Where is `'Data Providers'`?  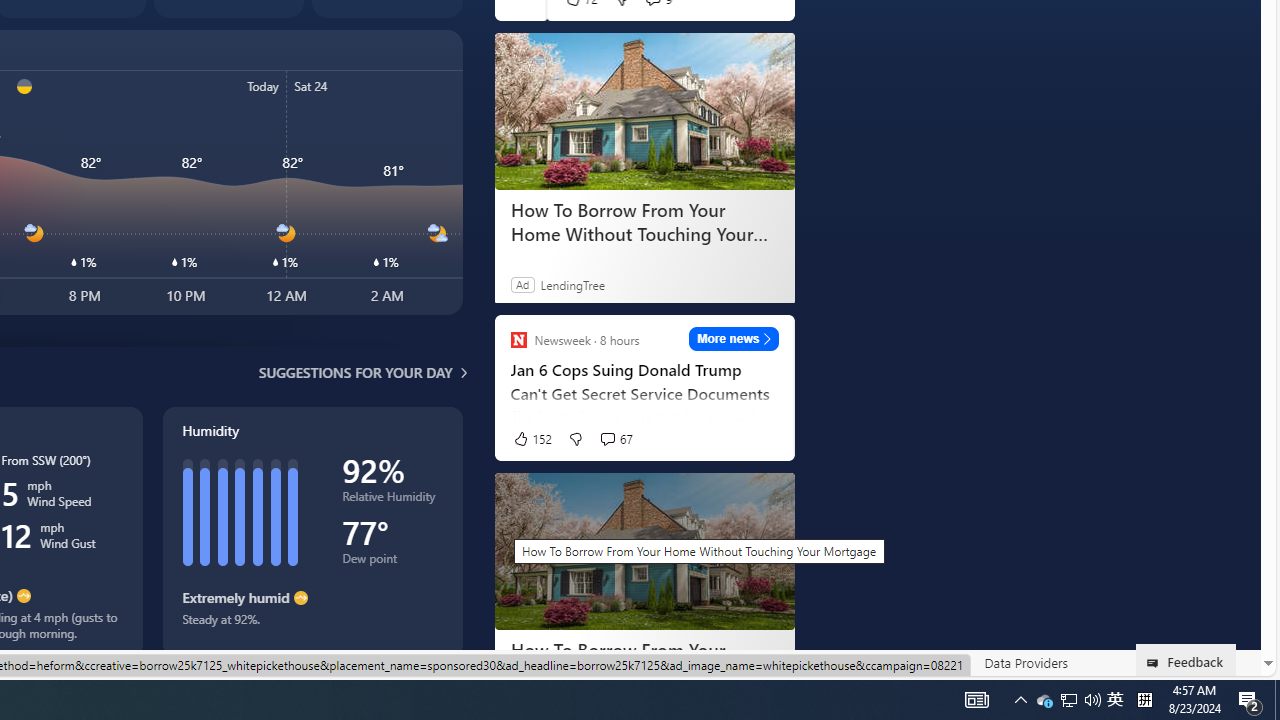
'Data Providers' is located at coordinates (1025, 662).